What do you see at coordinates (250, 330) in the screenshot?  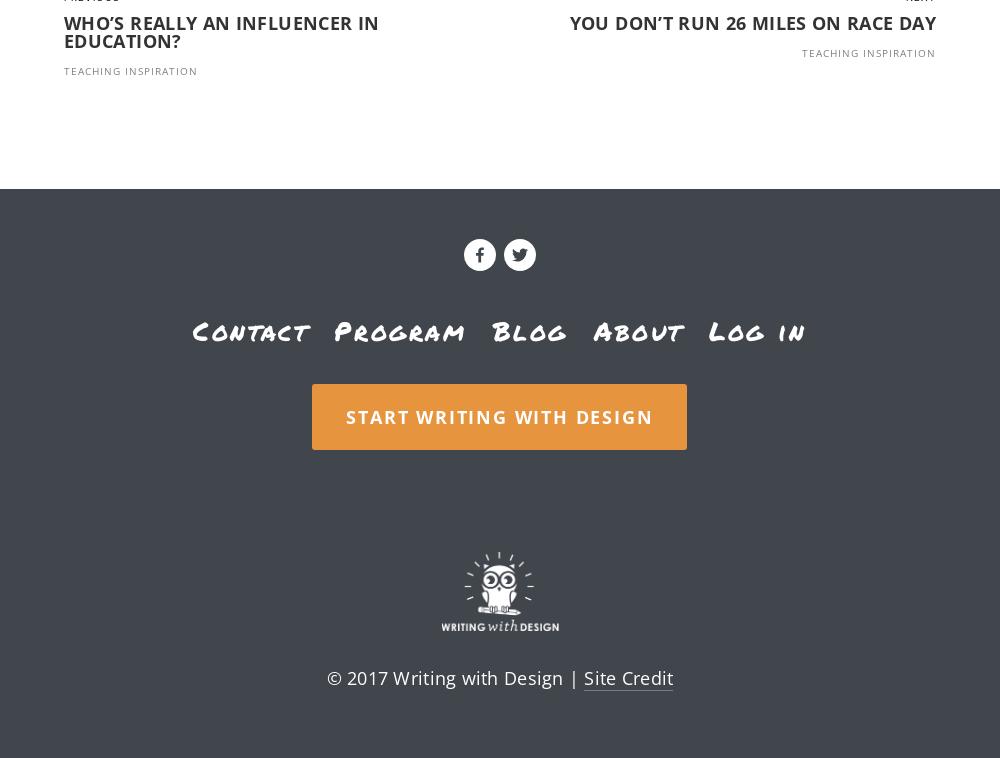 I see `'Contact'` at bounding box center [250, 330].